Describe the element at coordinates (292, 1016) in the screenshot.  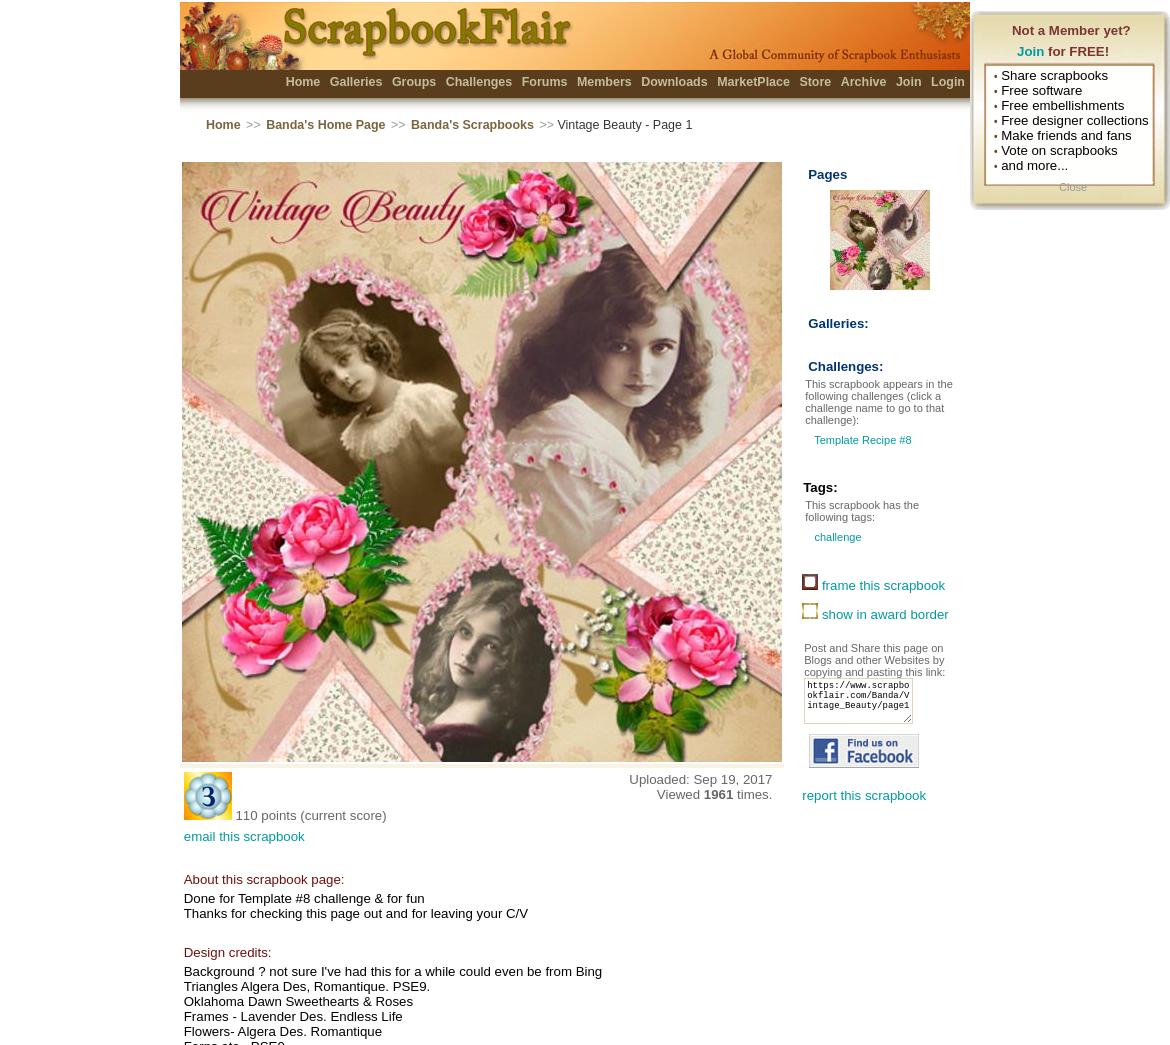
I see `'Frames - Lavender Des.  Endless Life'` at that location.